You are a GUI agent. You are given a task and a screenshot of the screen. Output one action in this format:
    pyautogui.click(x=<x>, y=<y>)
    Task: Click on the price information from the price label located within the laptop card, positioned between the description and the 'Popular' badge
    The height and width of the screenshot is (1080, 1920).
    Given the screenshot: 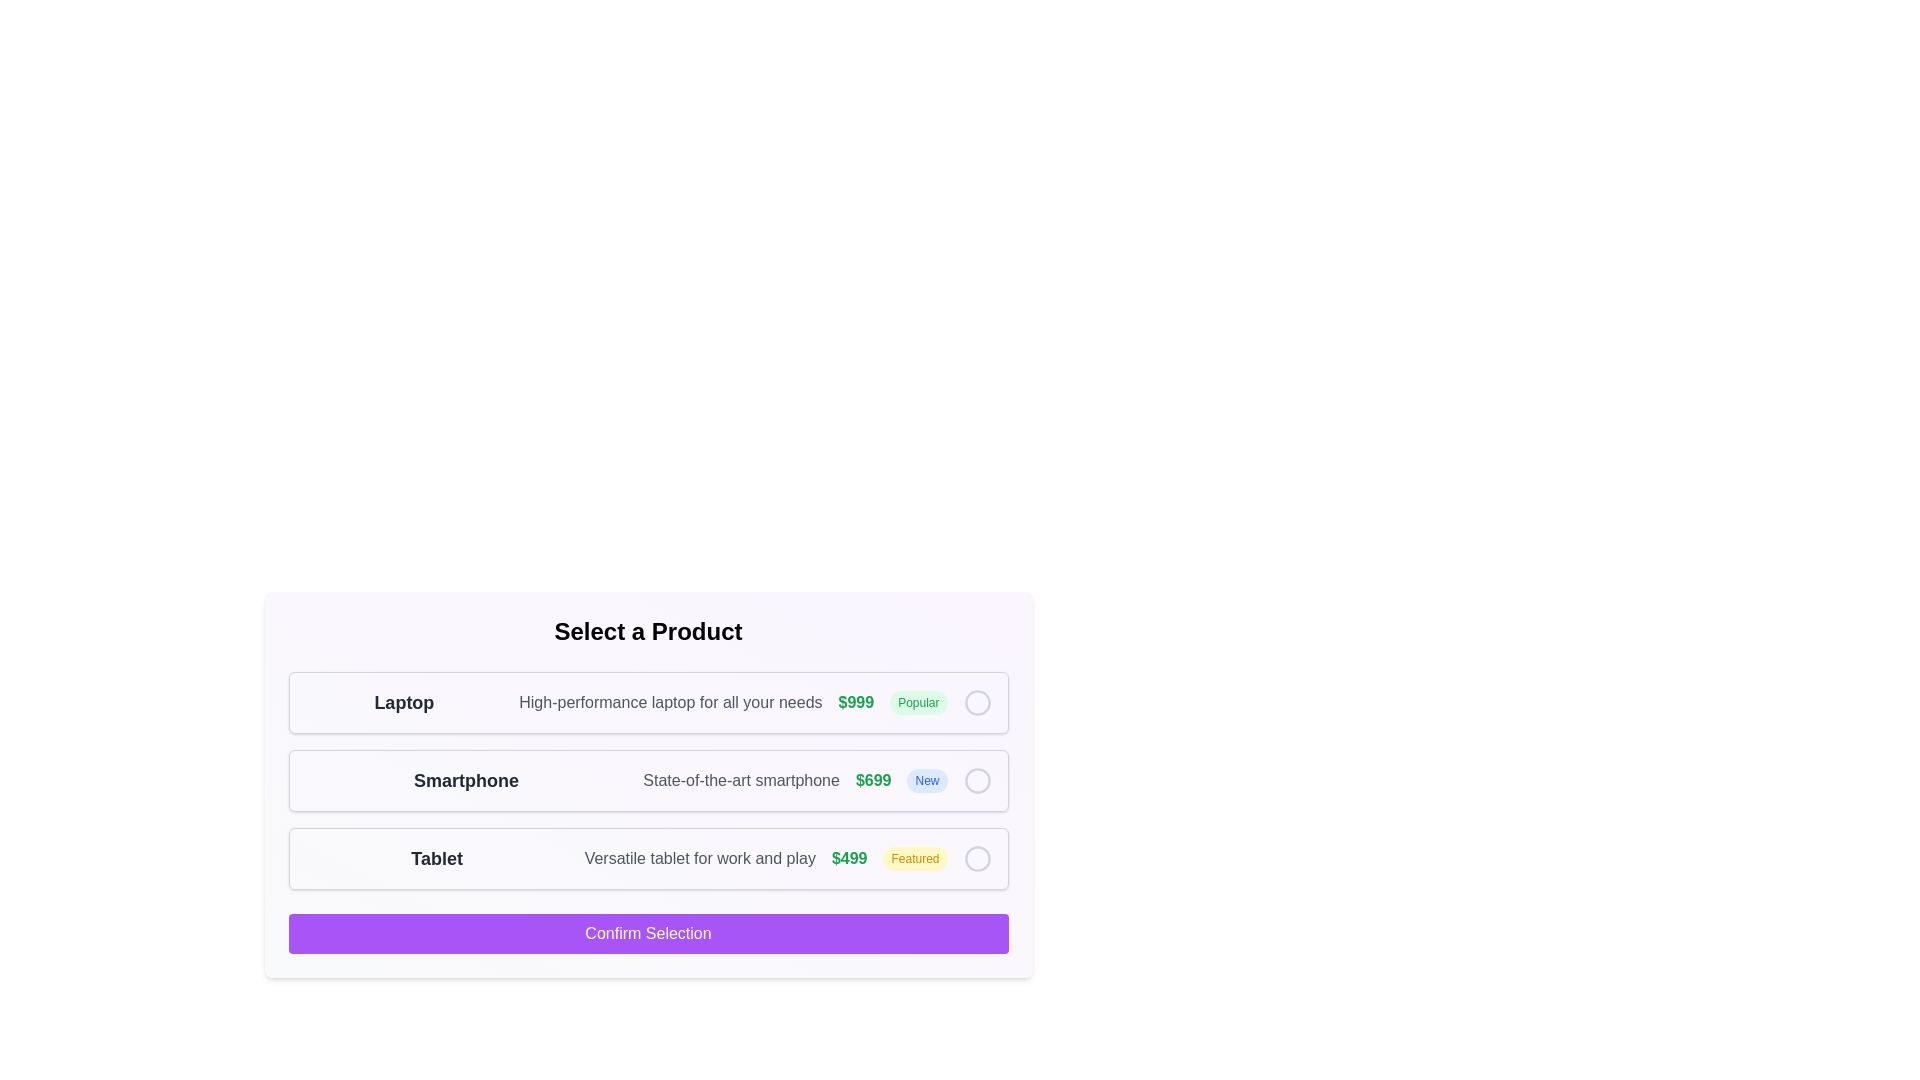 What is the action you would take?
    pyautogui.click(x=856, y=701)
    